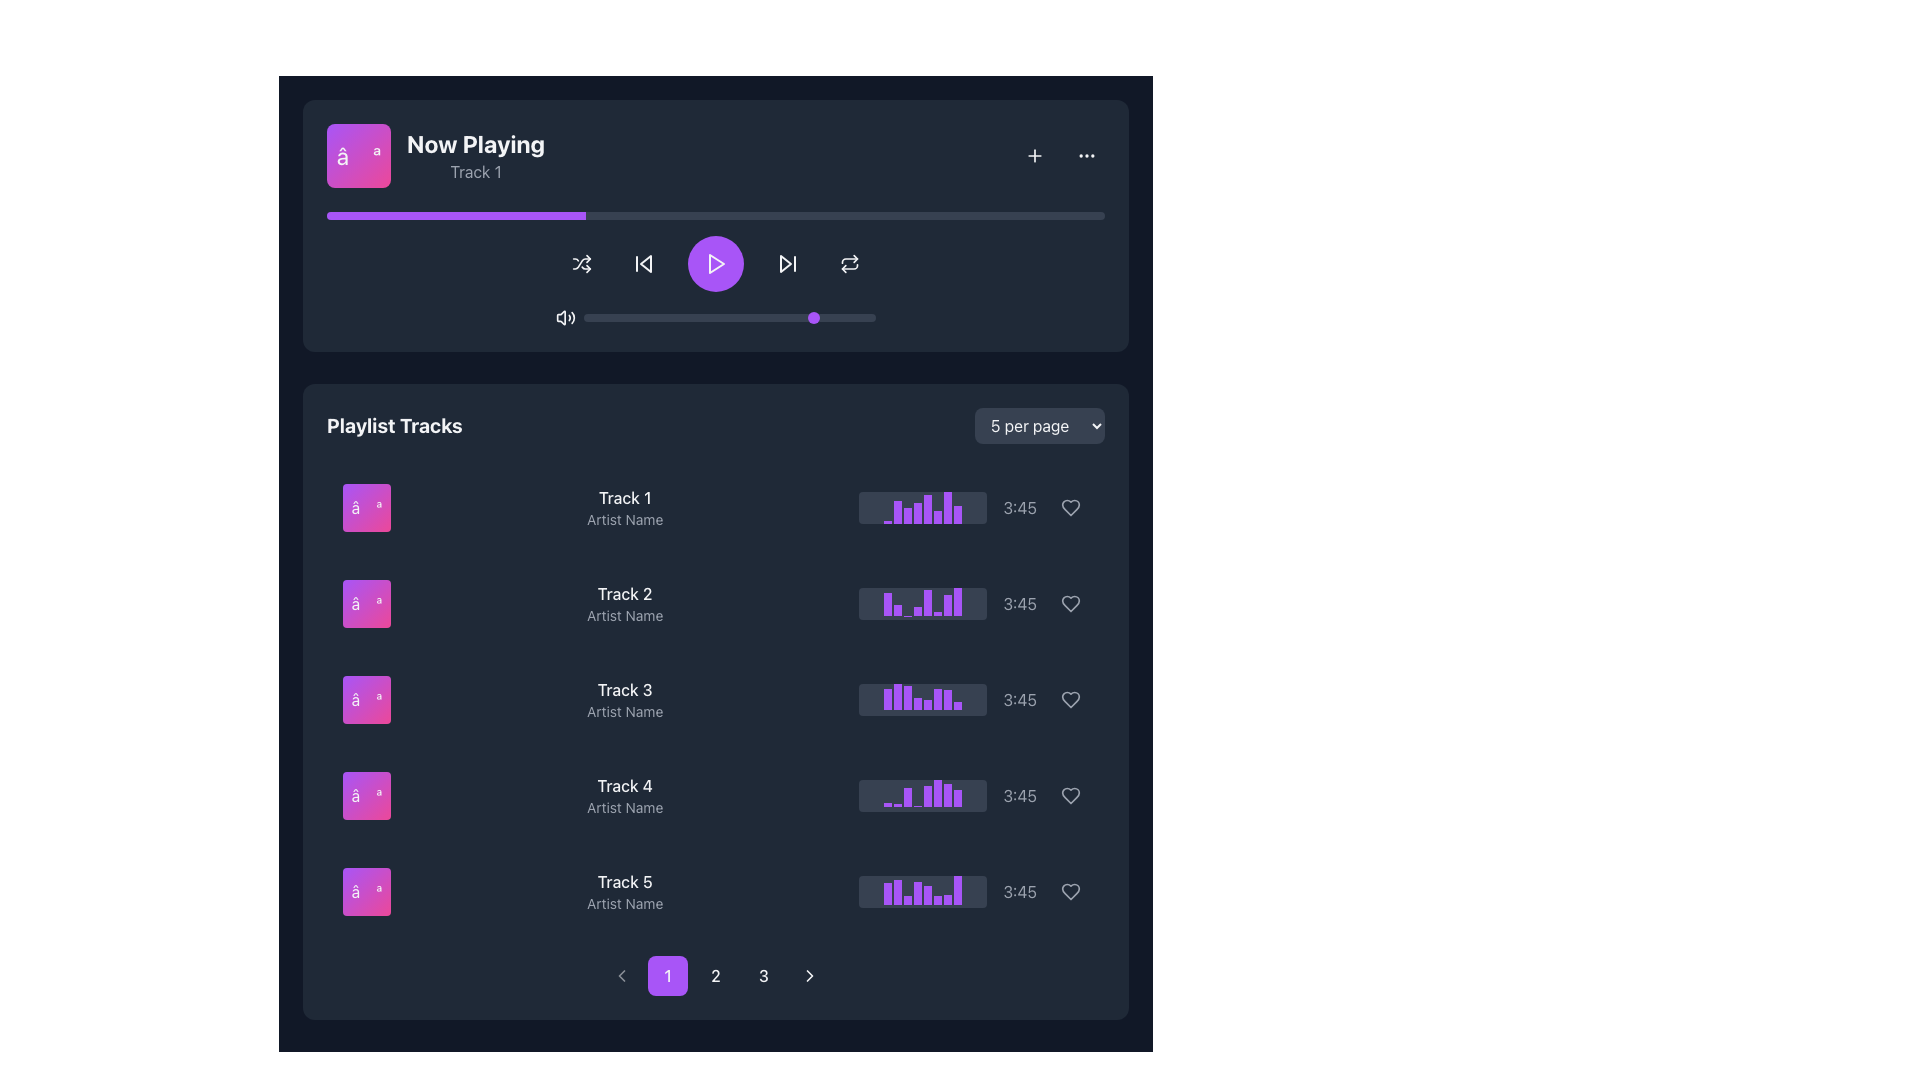 This screenshot has height=1080, width=1920. What do you see at coordinates (1069, 507) in the screenshot?
I see `the heart-shaped 'like' button located on the far right side of the first playlist track row` at bounding box center [1069, 507].